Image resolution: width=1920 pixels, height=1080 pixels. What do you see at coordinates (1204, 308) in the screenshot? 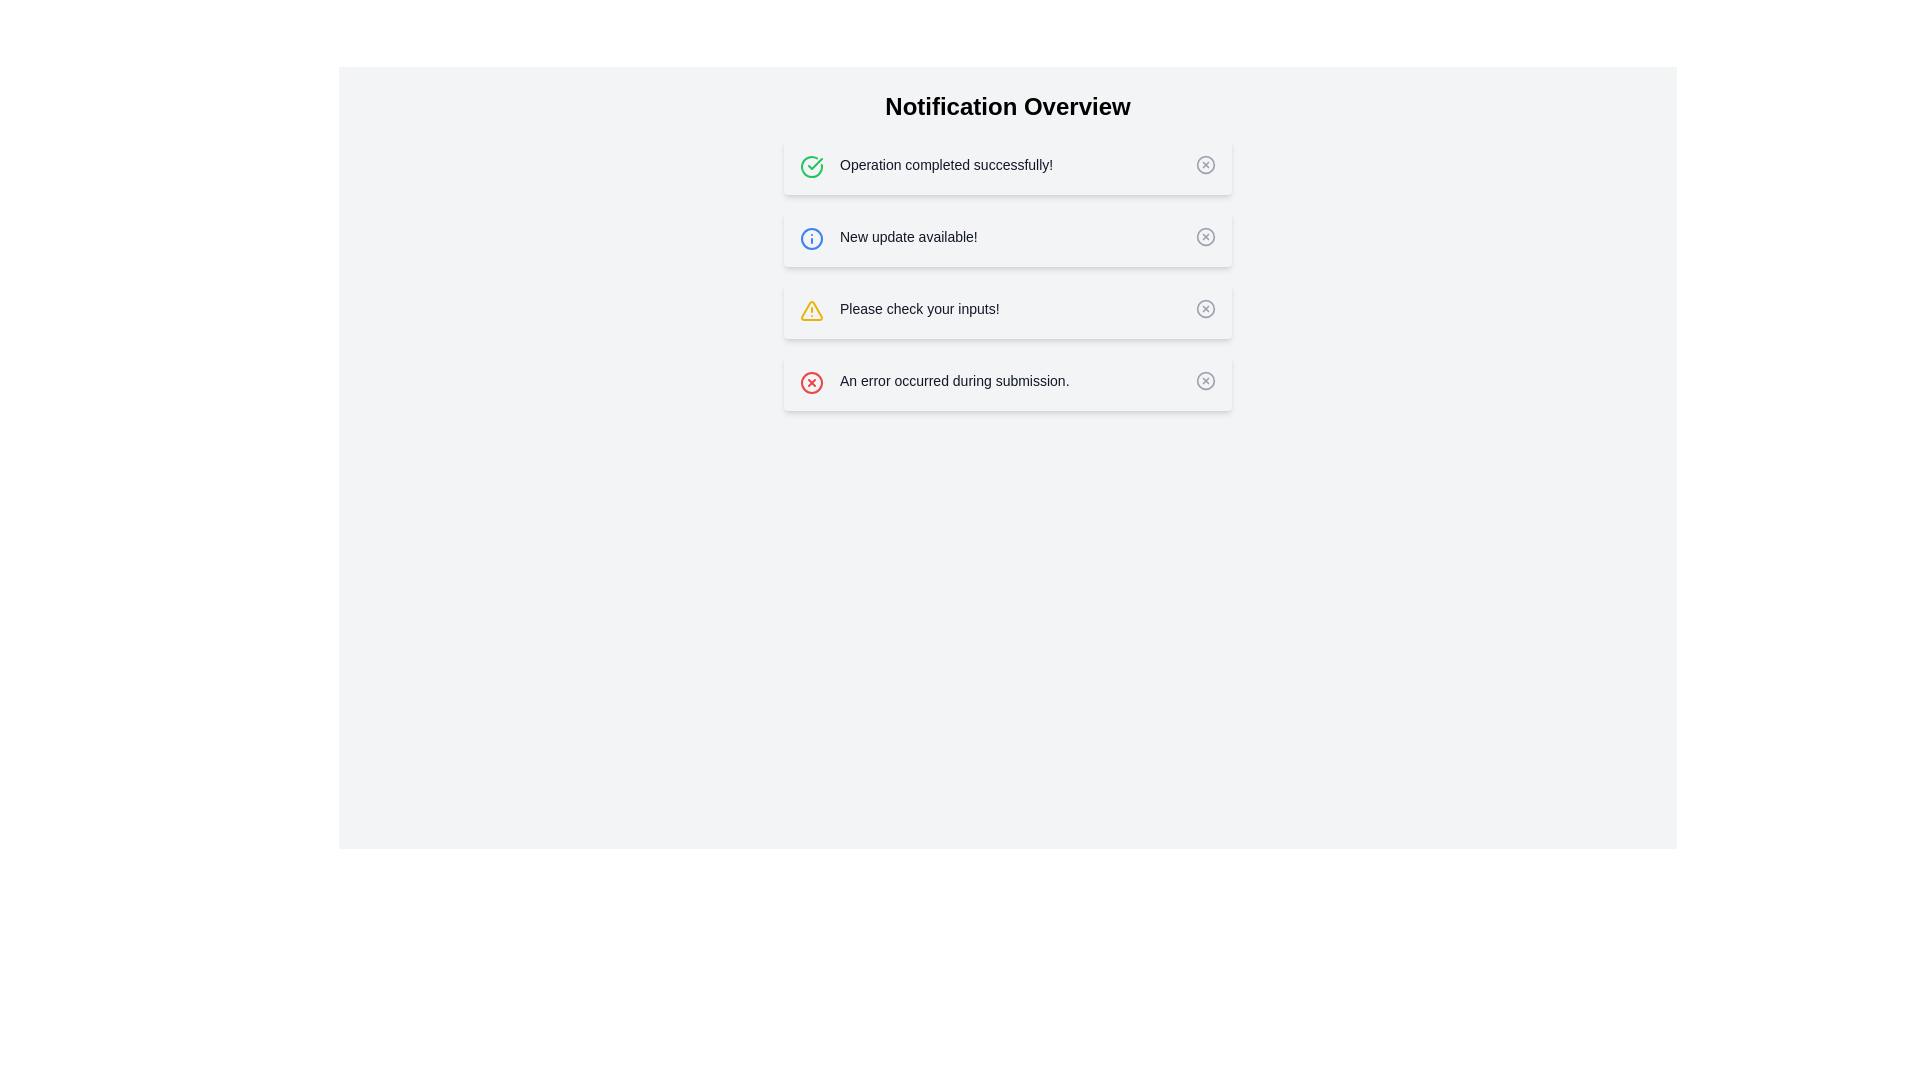
I see `the circular close button, styled in gray, located to the far right of the notification message 'Please check your inputs!', which is the third notification in the list` at bounding box center [1204, 308].